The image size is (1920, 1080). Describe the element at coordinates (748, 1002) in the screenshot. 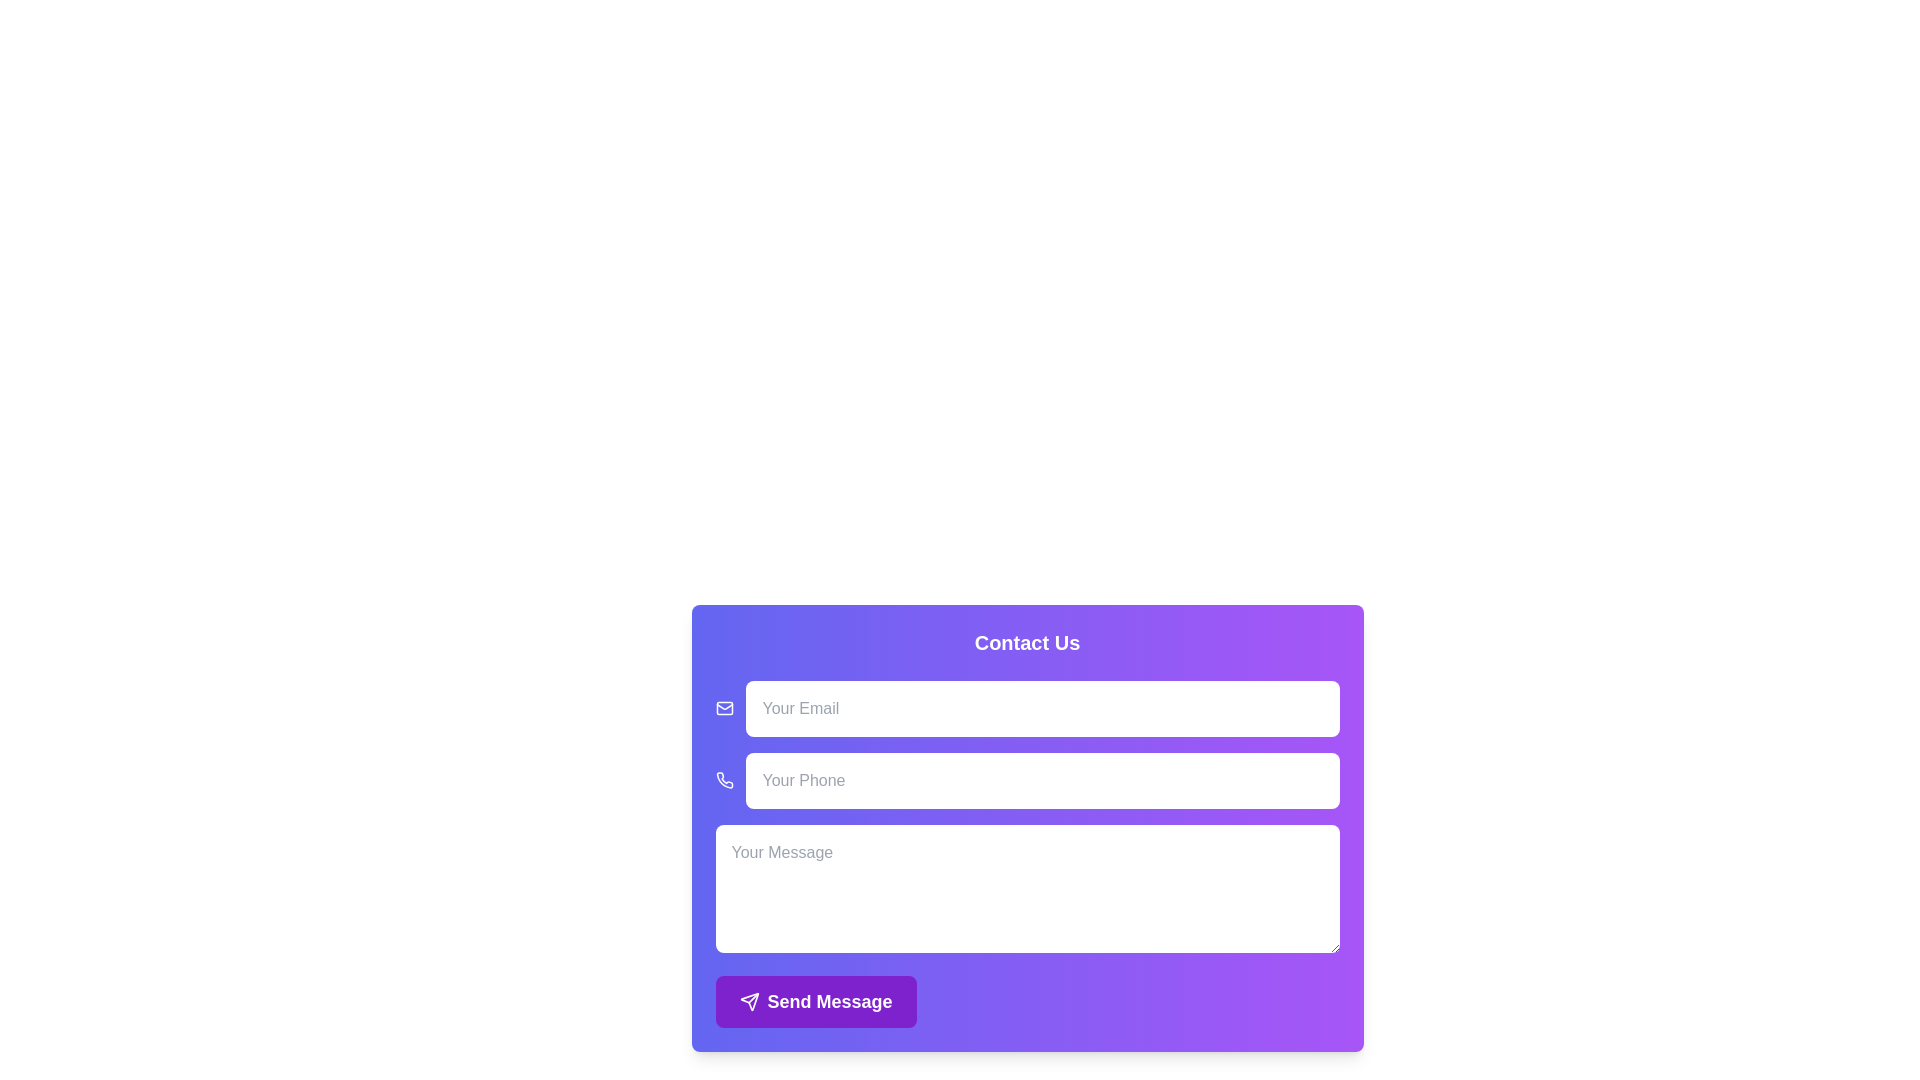

I see `the paper airplane icon located within the purplish gradient 'Send Message' button` at that location.